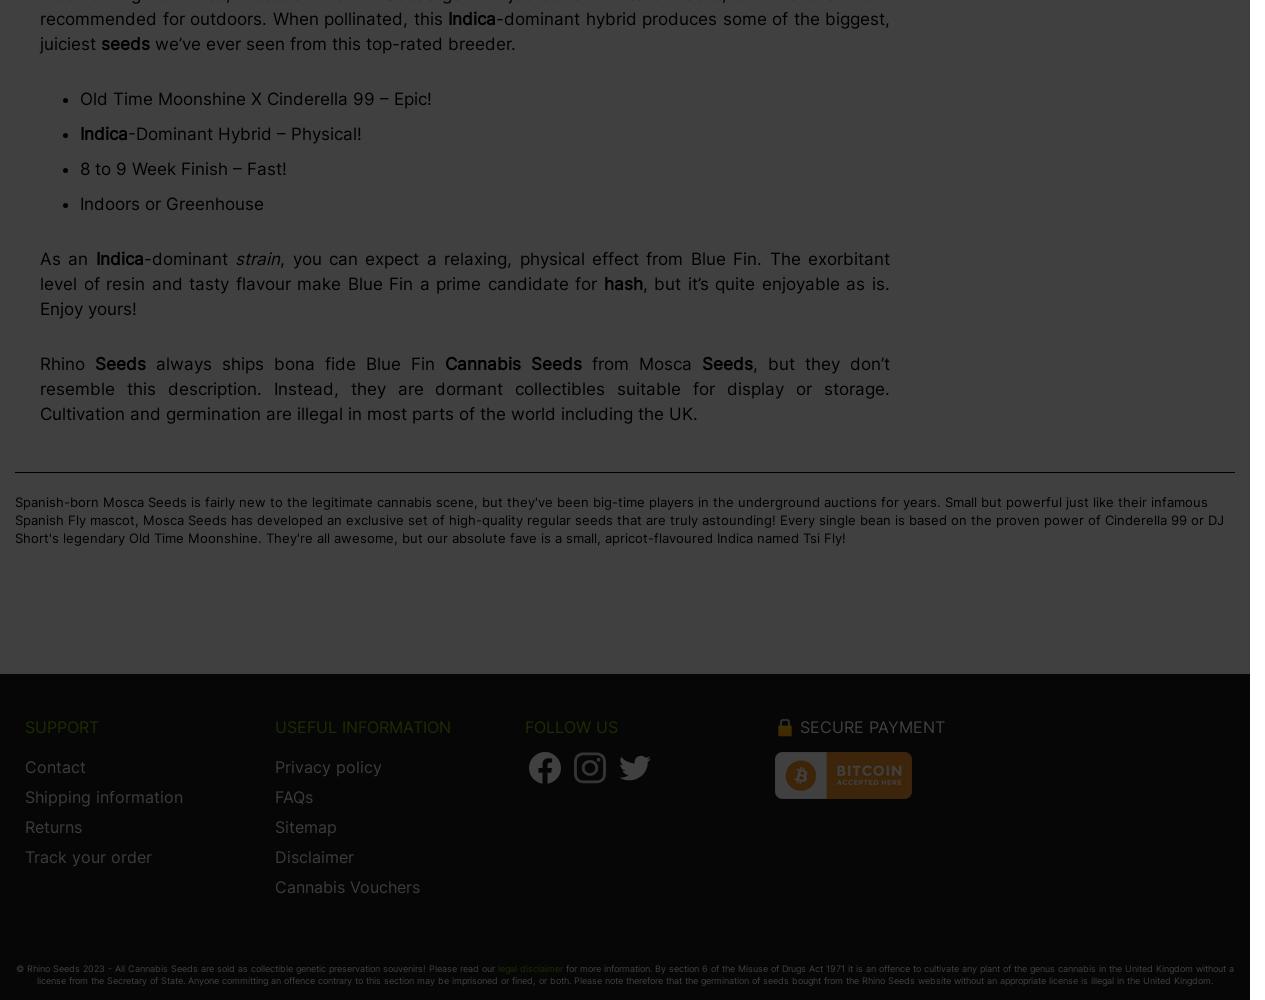  What do you see at coordinates (52, 826) in the screenshot?
I see `'Returns'` at bounding box center [52, 826].